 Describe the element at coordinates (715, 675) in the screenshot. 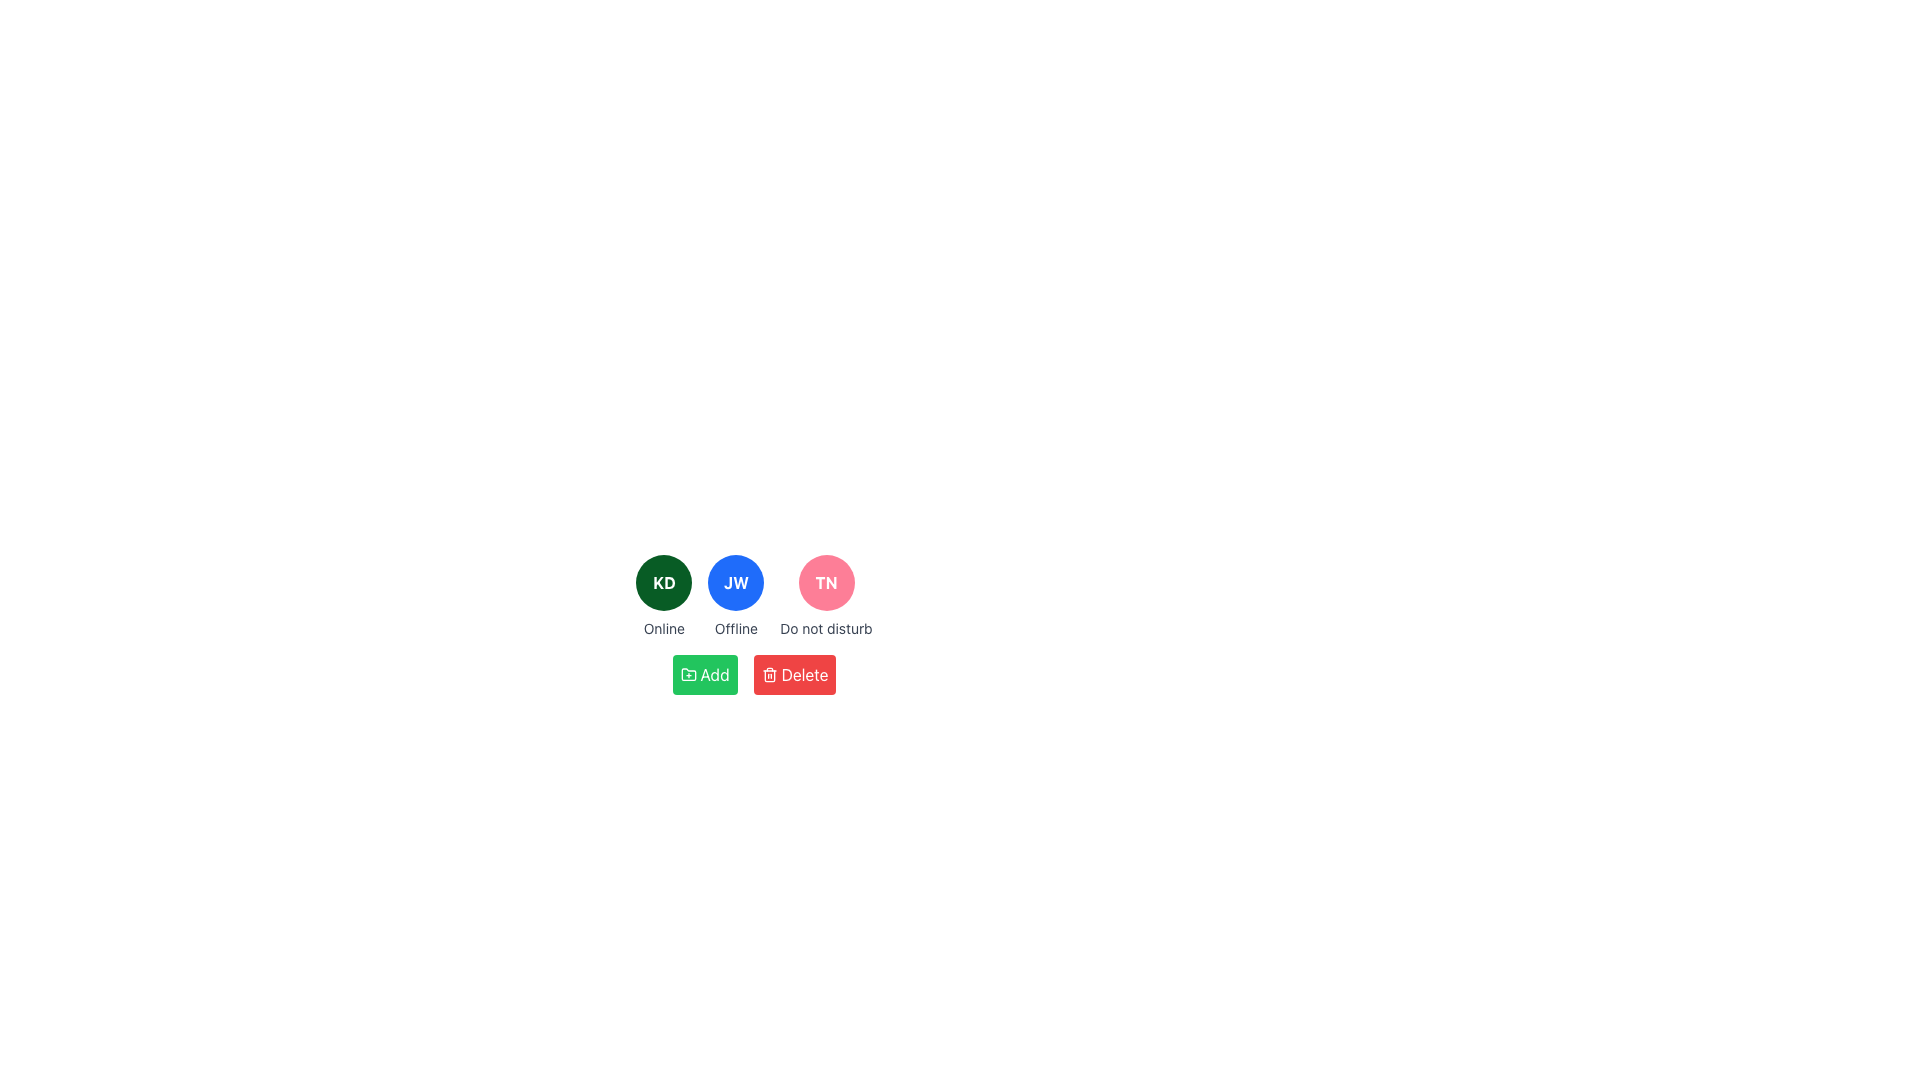

I see `keyboard navigation` at that location.